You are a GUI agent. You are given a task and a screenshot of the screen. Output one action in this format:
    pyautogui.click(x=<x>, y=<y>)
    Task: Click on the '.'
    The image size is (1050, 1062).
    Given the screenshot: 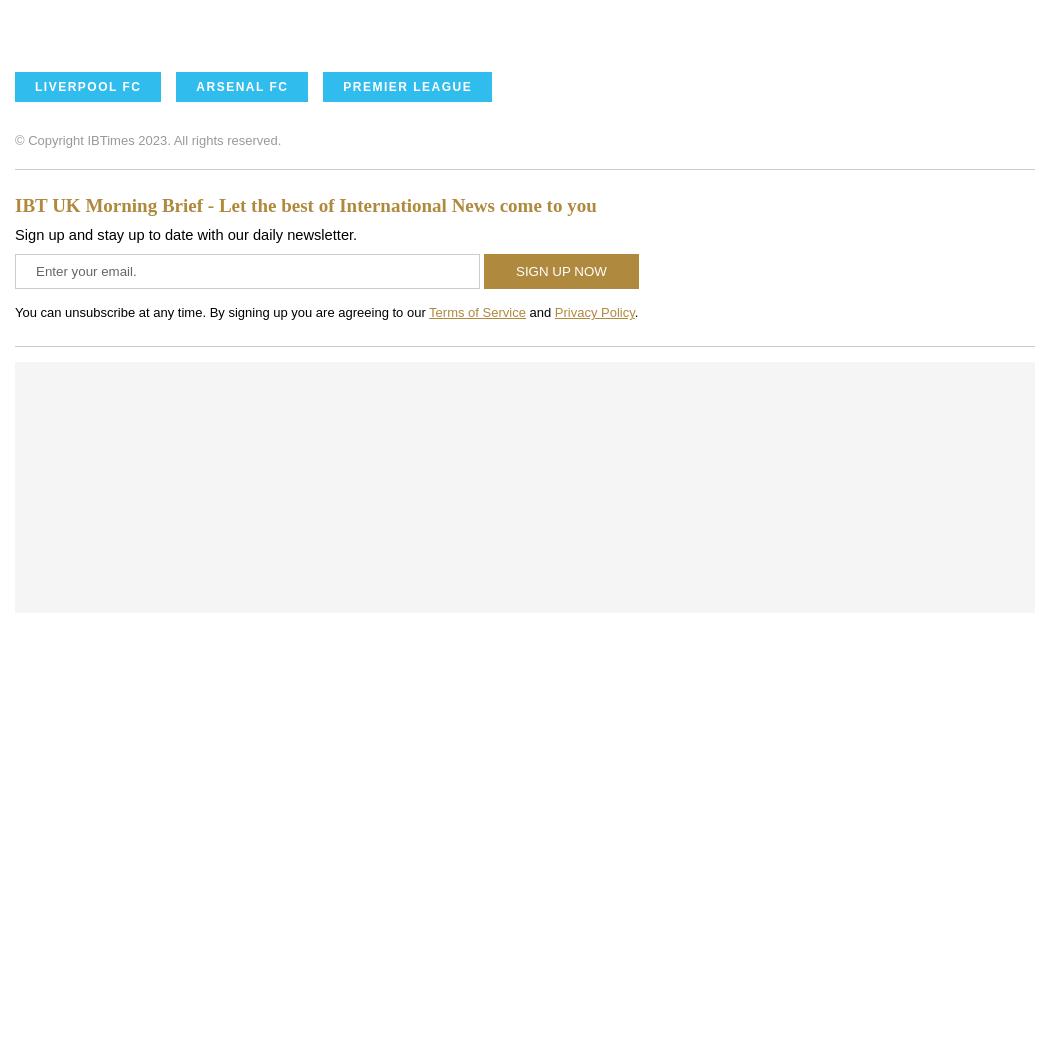 What is the action you would take?
    pyautogui.click(x=635, y=311)
    